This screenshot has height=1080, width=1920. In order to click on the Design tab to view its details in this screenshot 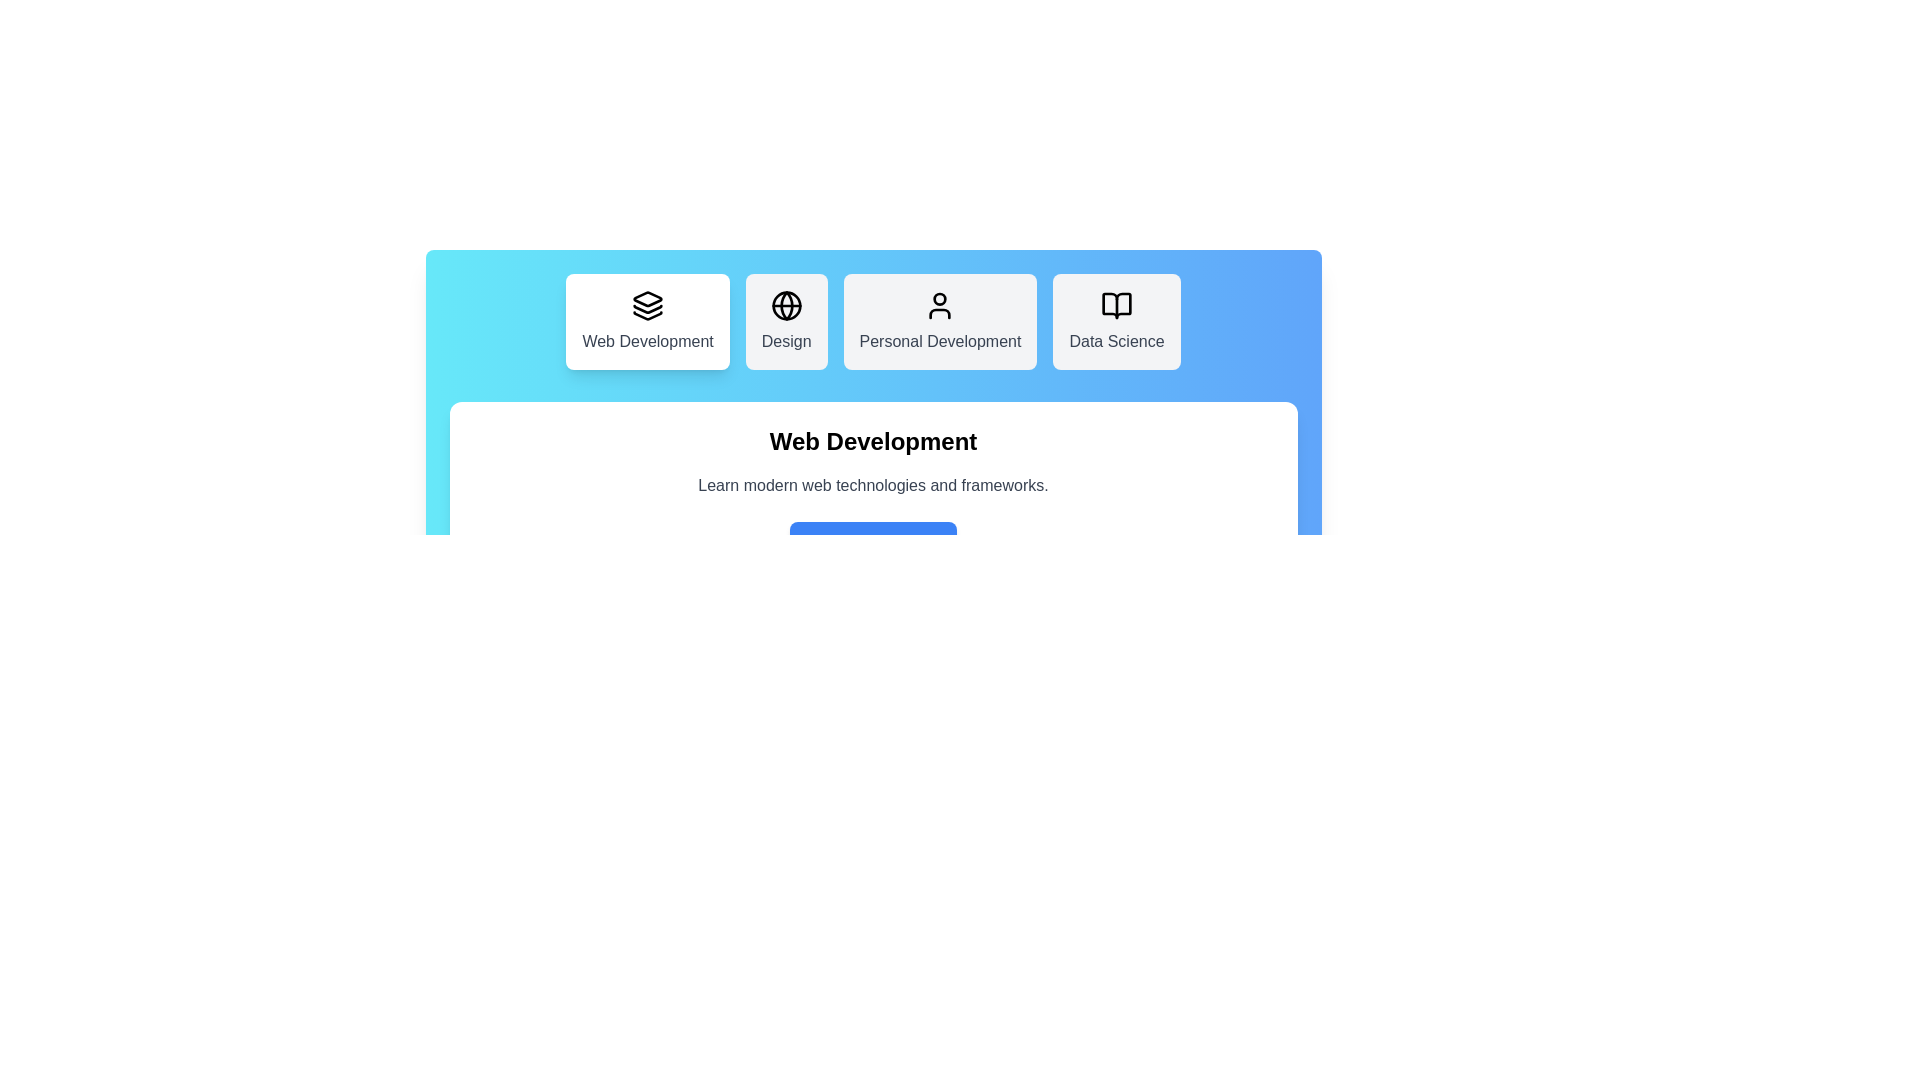, I will do `click(785, 320)`.